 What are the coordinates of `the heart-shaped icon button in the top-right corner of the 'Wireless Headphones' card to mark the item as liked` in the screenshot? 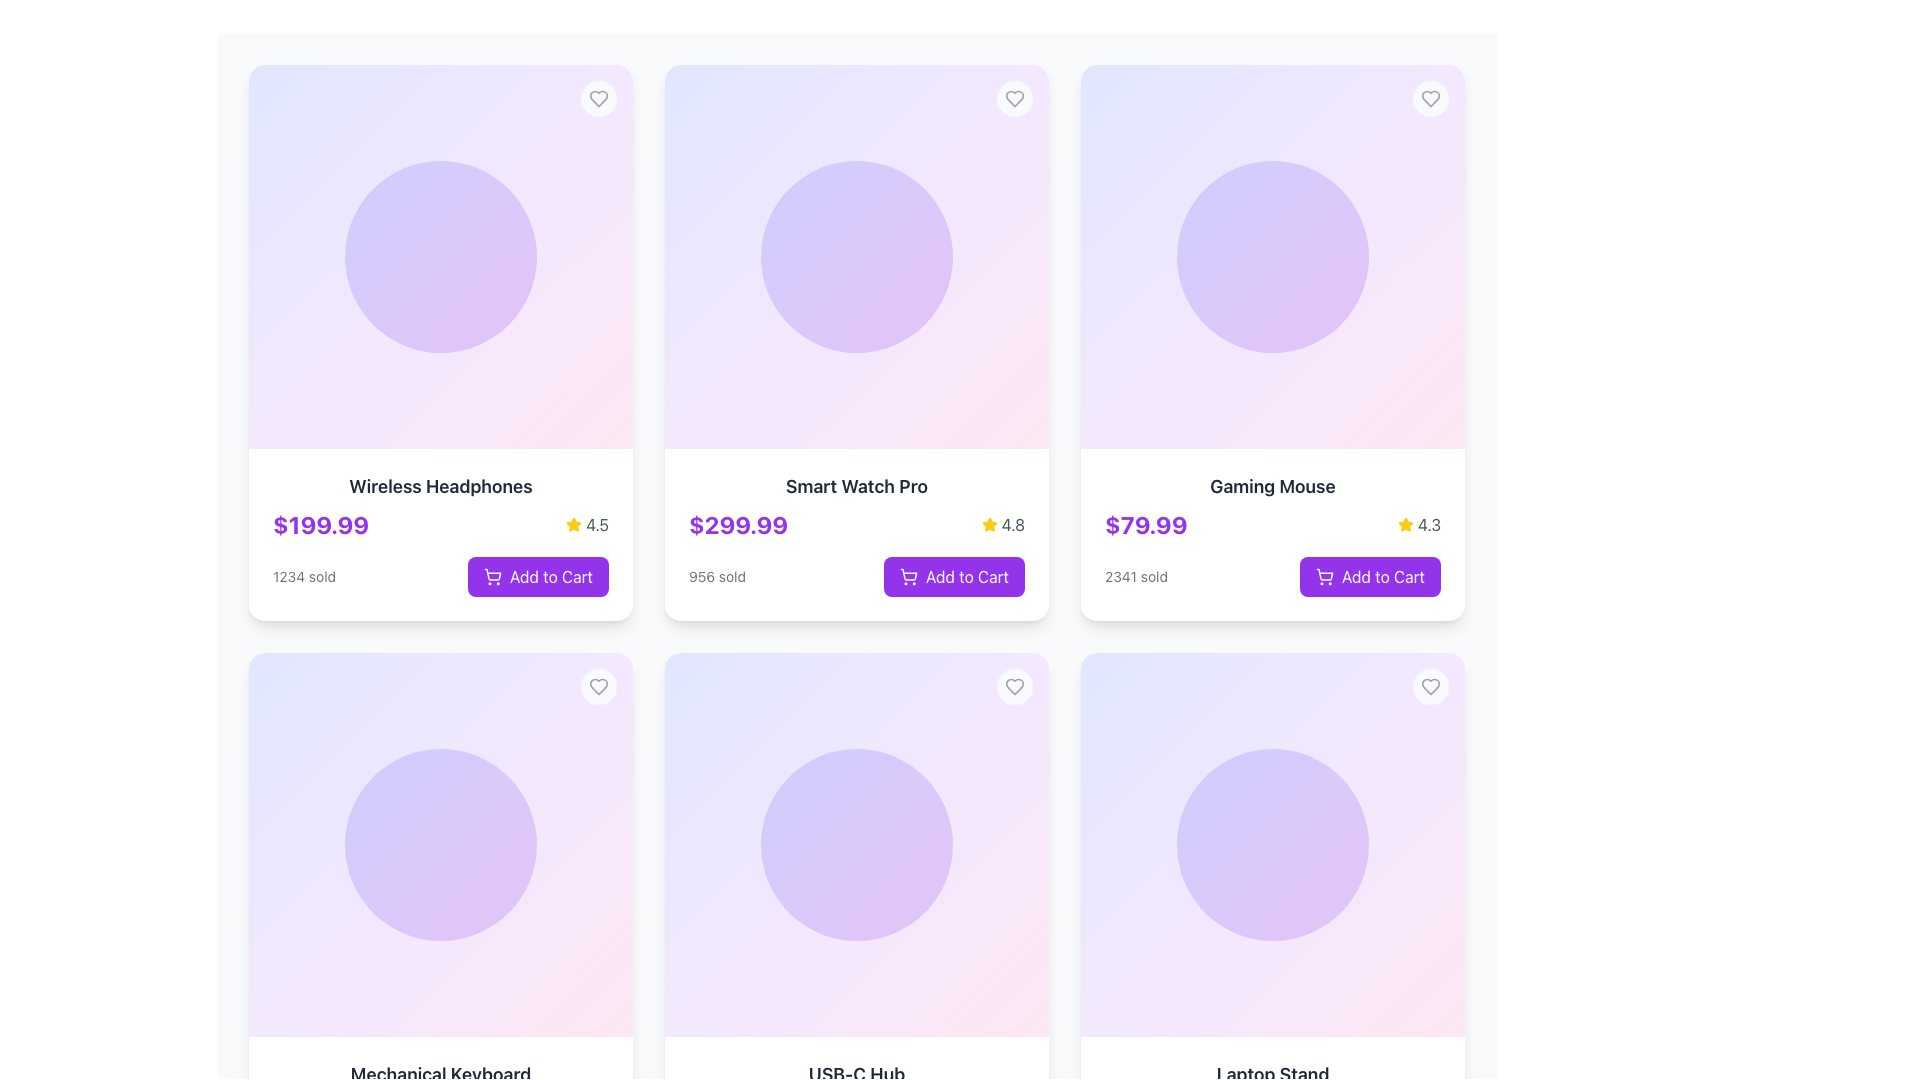 It's located at (598, 99).